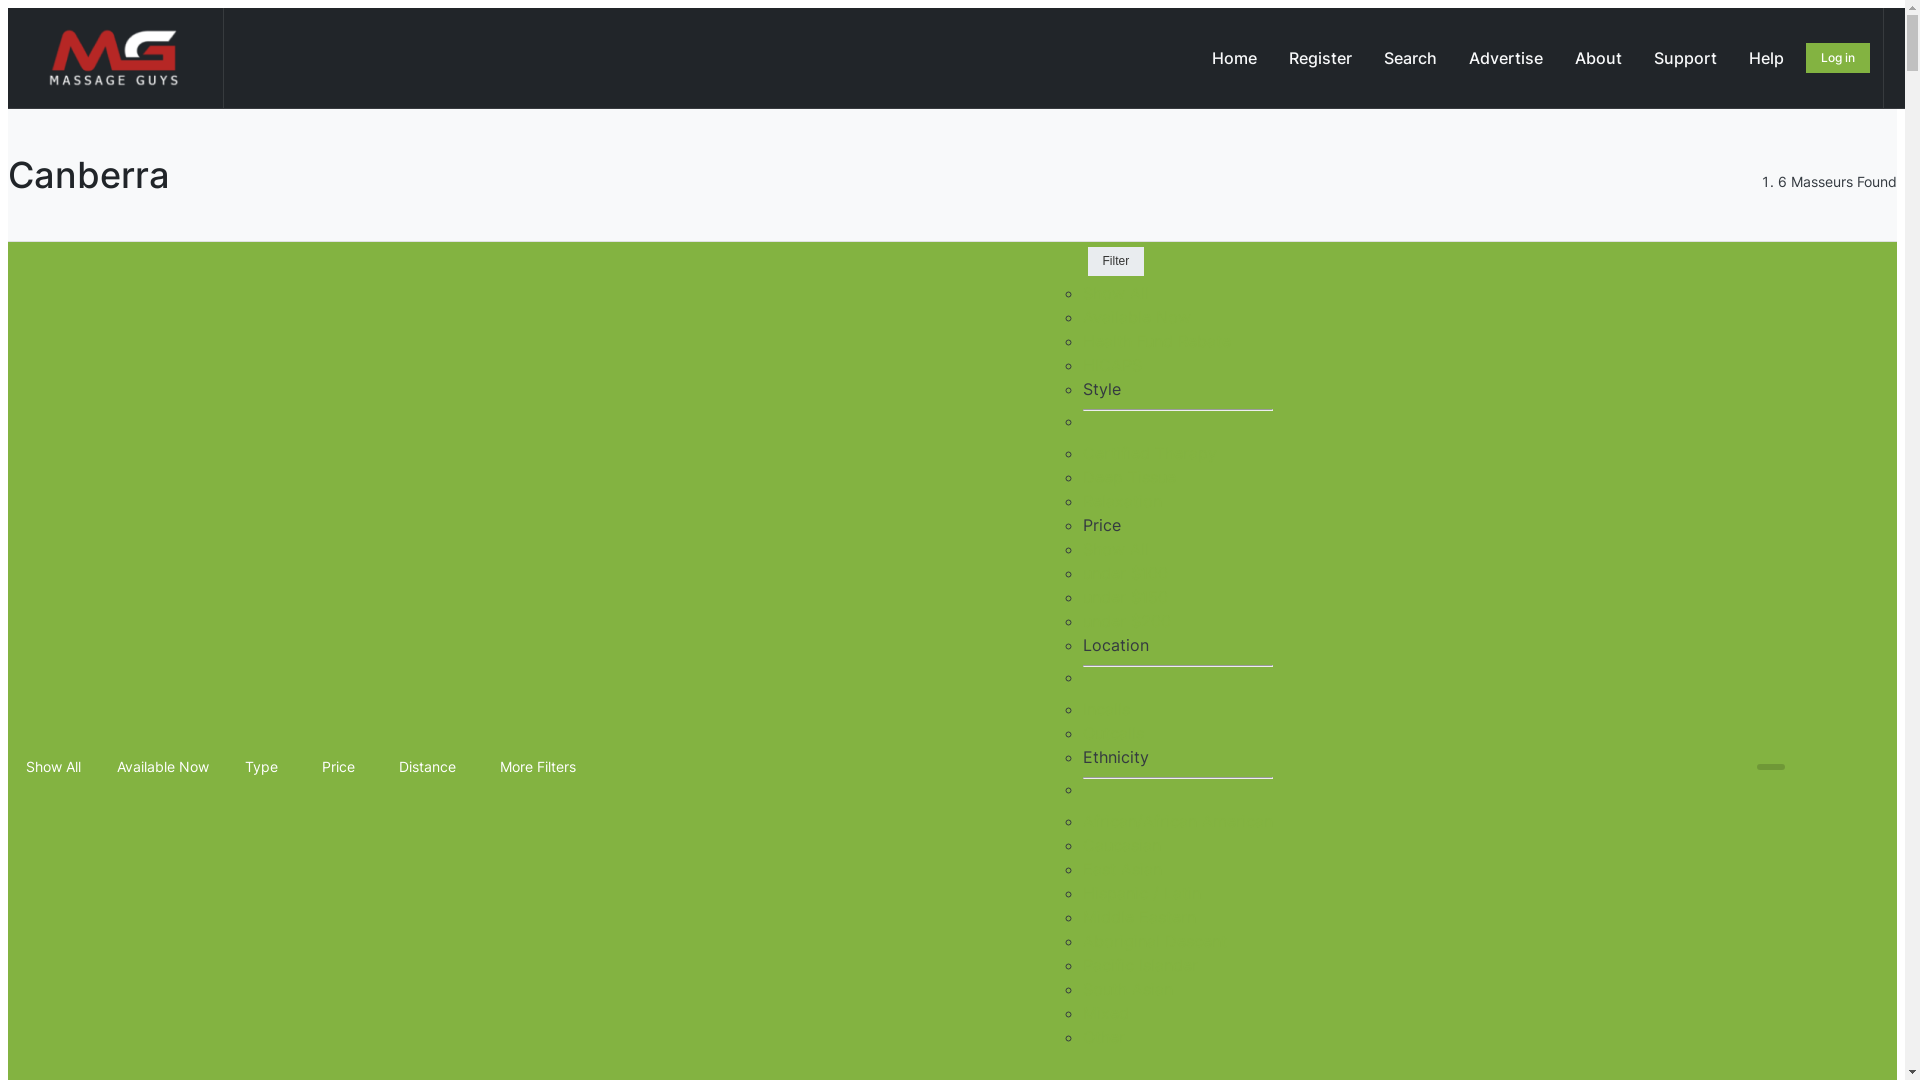 The height and width of the screenshot is (1080, 1920). Describe the element at coordinates (1766, 56) in the screenshot. I see `'Help'` at that location.